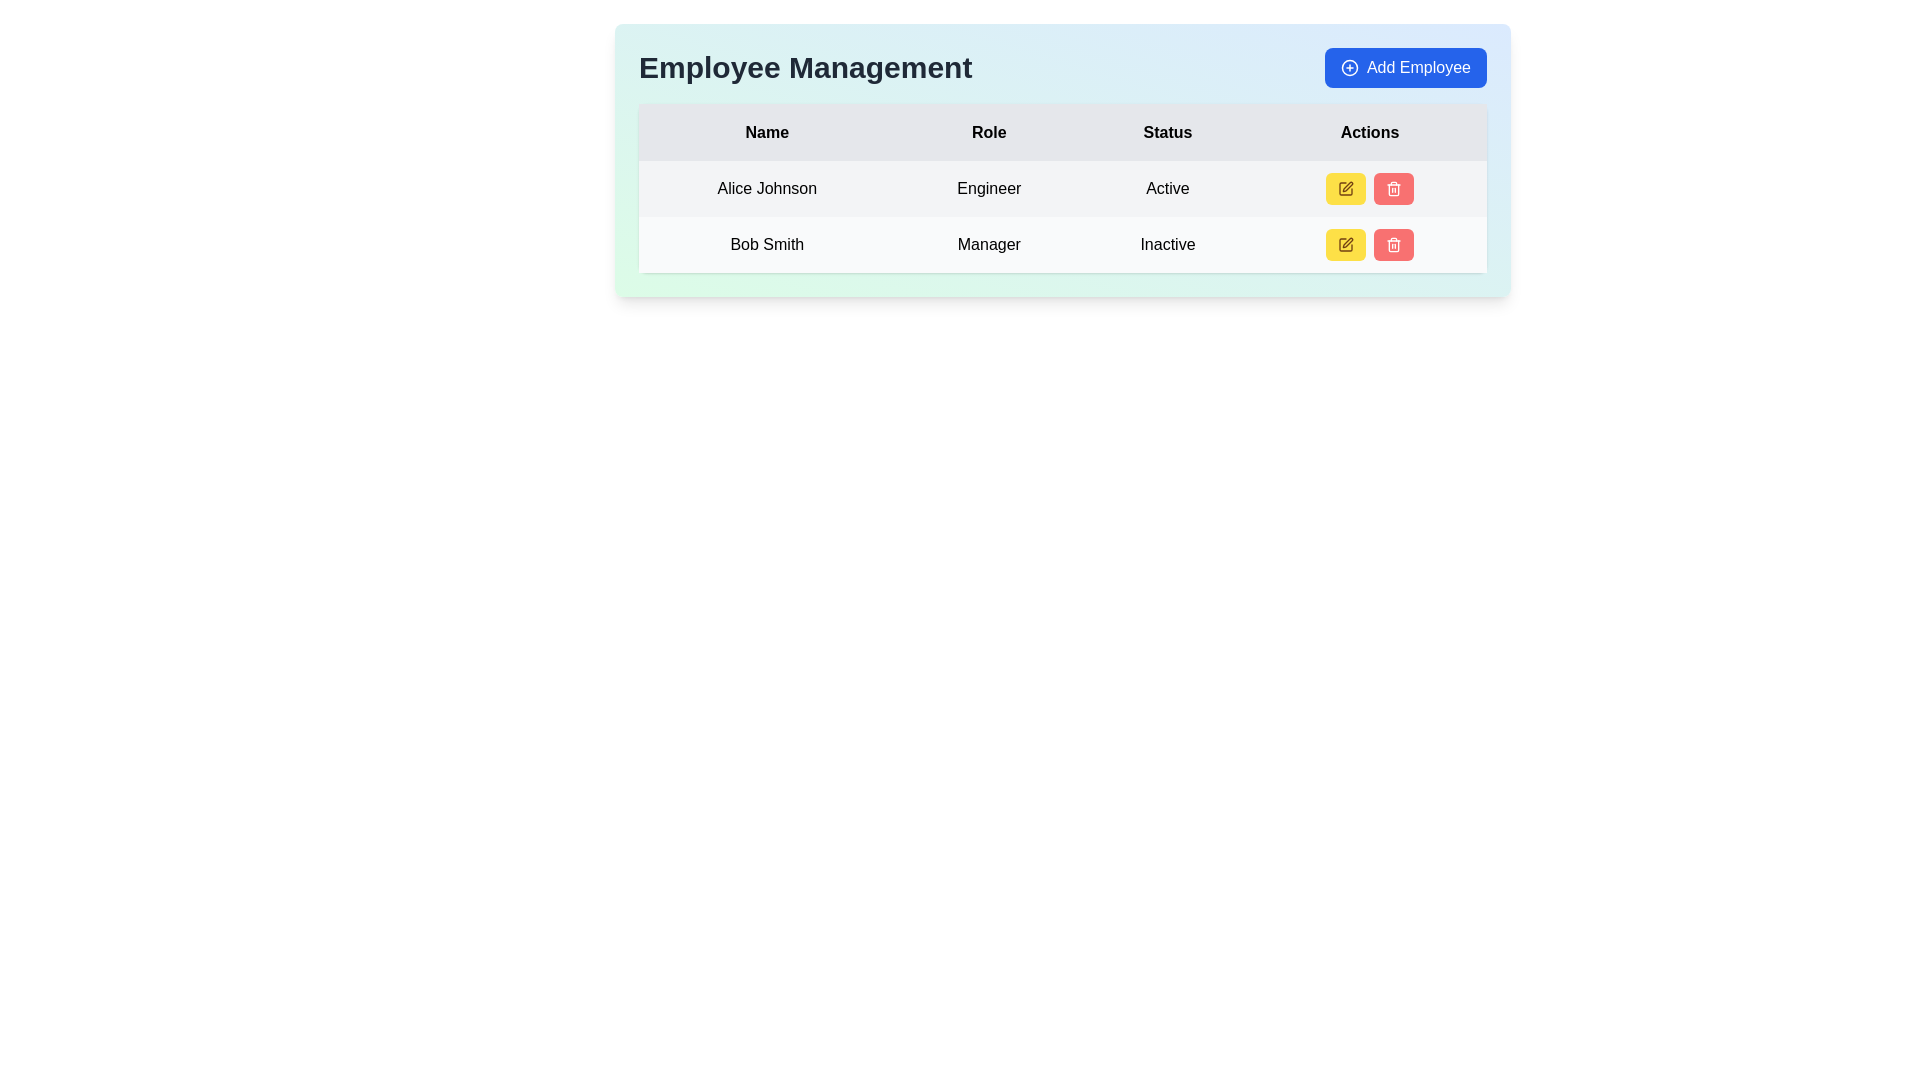  I want to click on the text label displaying 'Bob Smith', located in the second row under the 'Name' column of the table, so click(766, 244).